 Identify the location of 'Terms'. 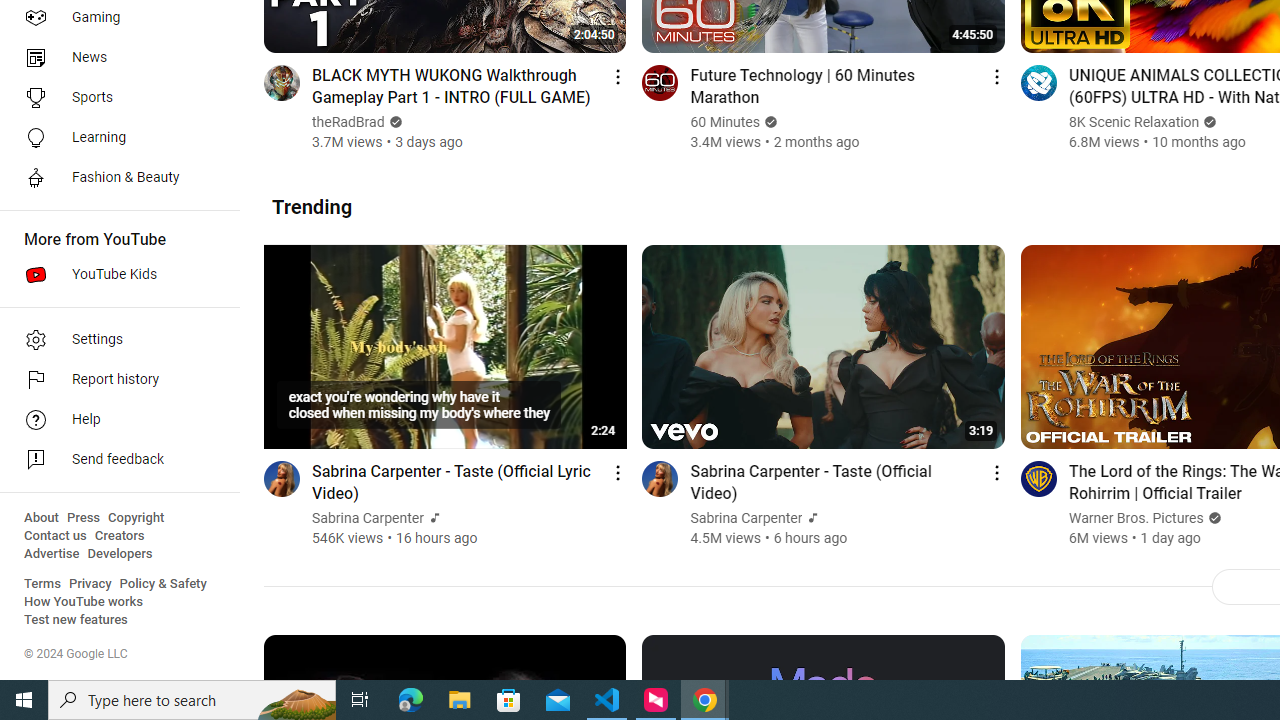
(42, 584).